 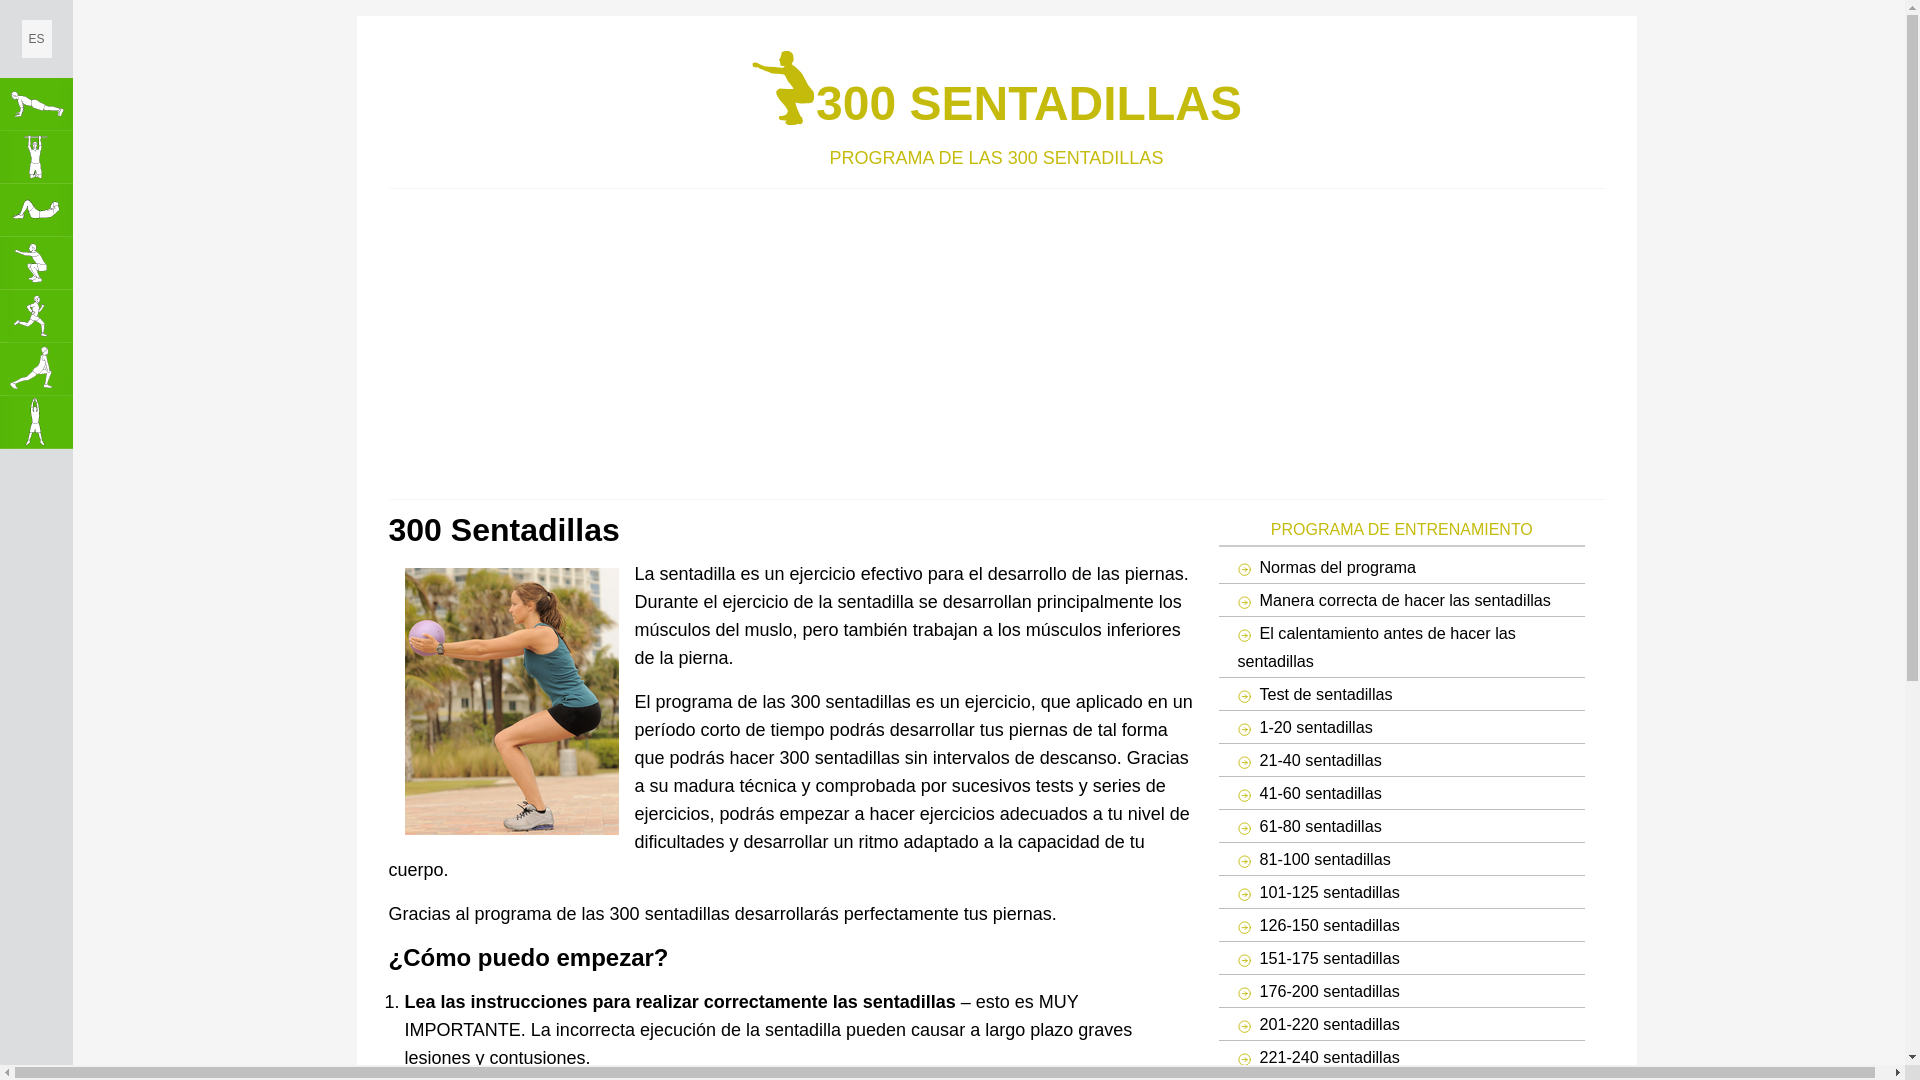 What do you see at coordinates (36, 104) in the screenshot?
I see `'100 Flexiones de Brazos'` at bounding box center [36, 104].